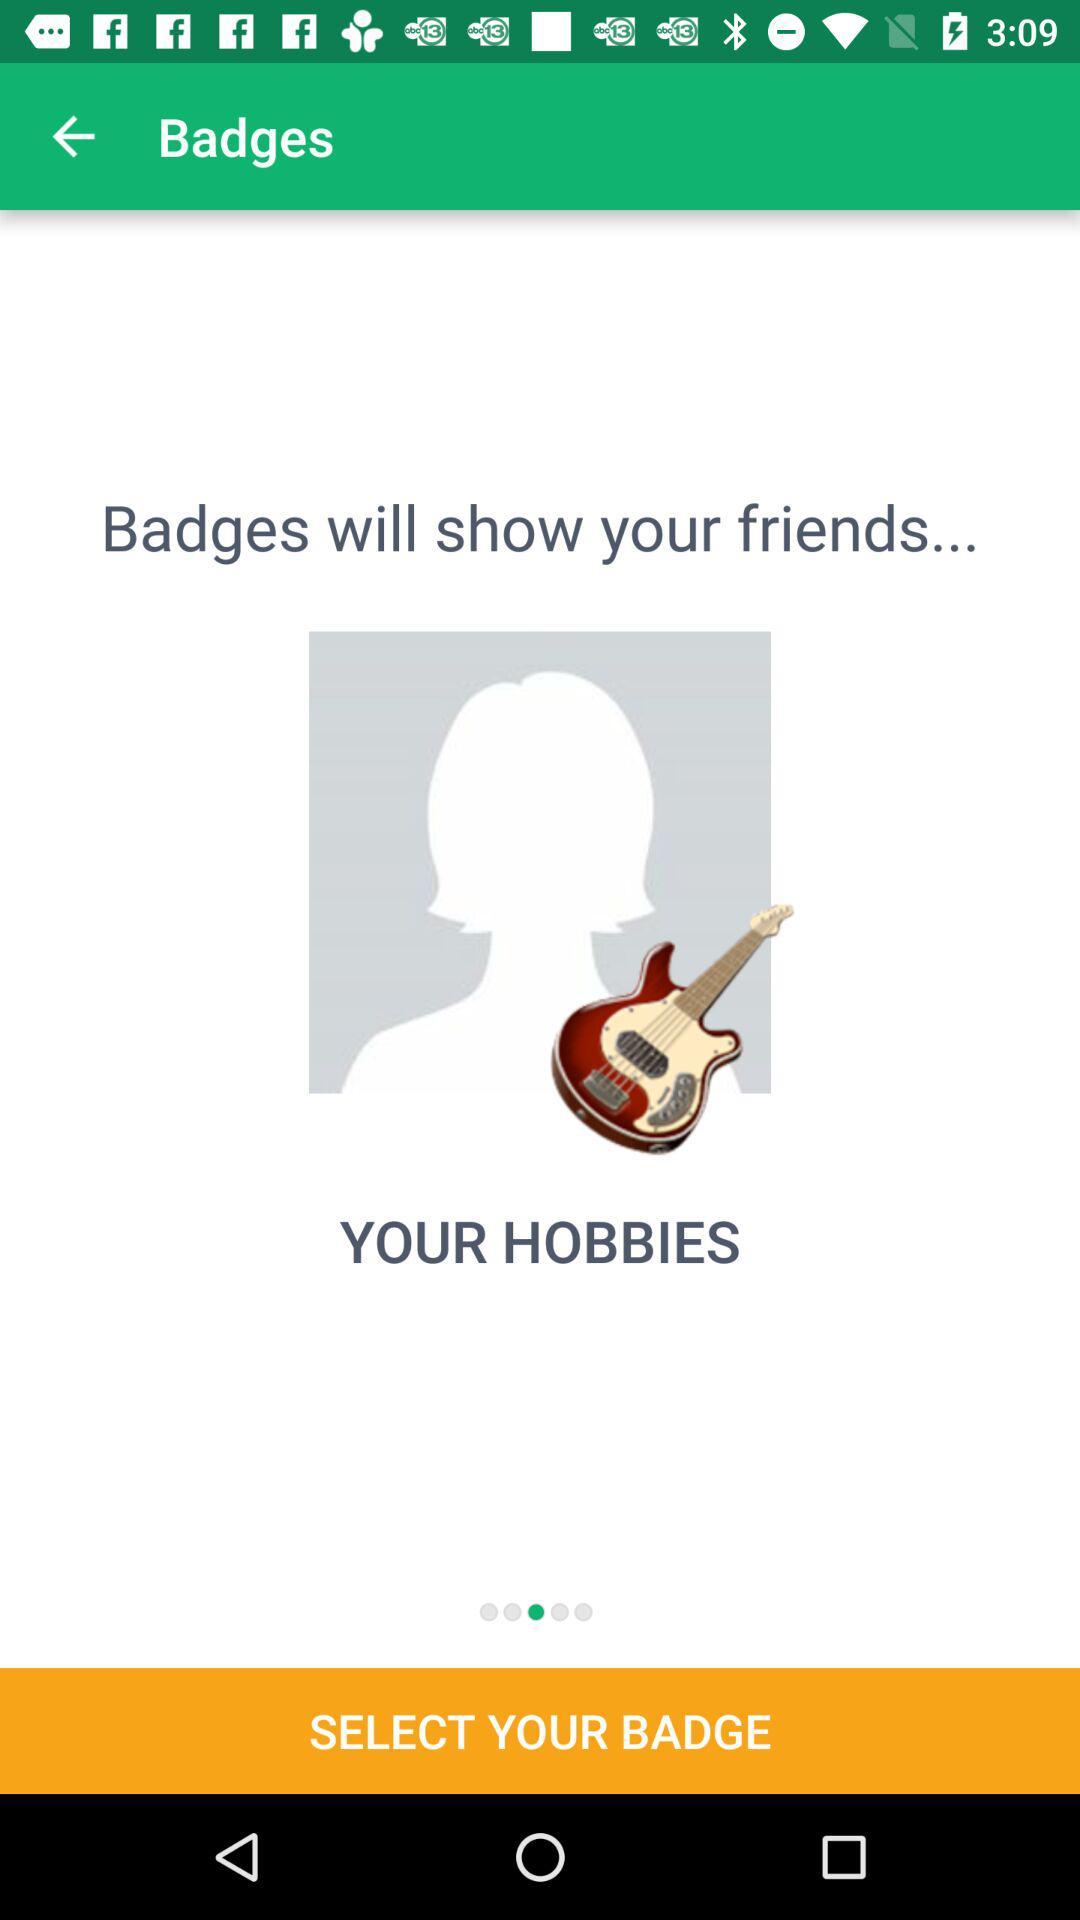 The width and height of the screenshot is (1080, 1920). What do you see at coordinates (540, 1730) in the screenshot?
I see `the select your badge item` at bounding box center [540, 1730].